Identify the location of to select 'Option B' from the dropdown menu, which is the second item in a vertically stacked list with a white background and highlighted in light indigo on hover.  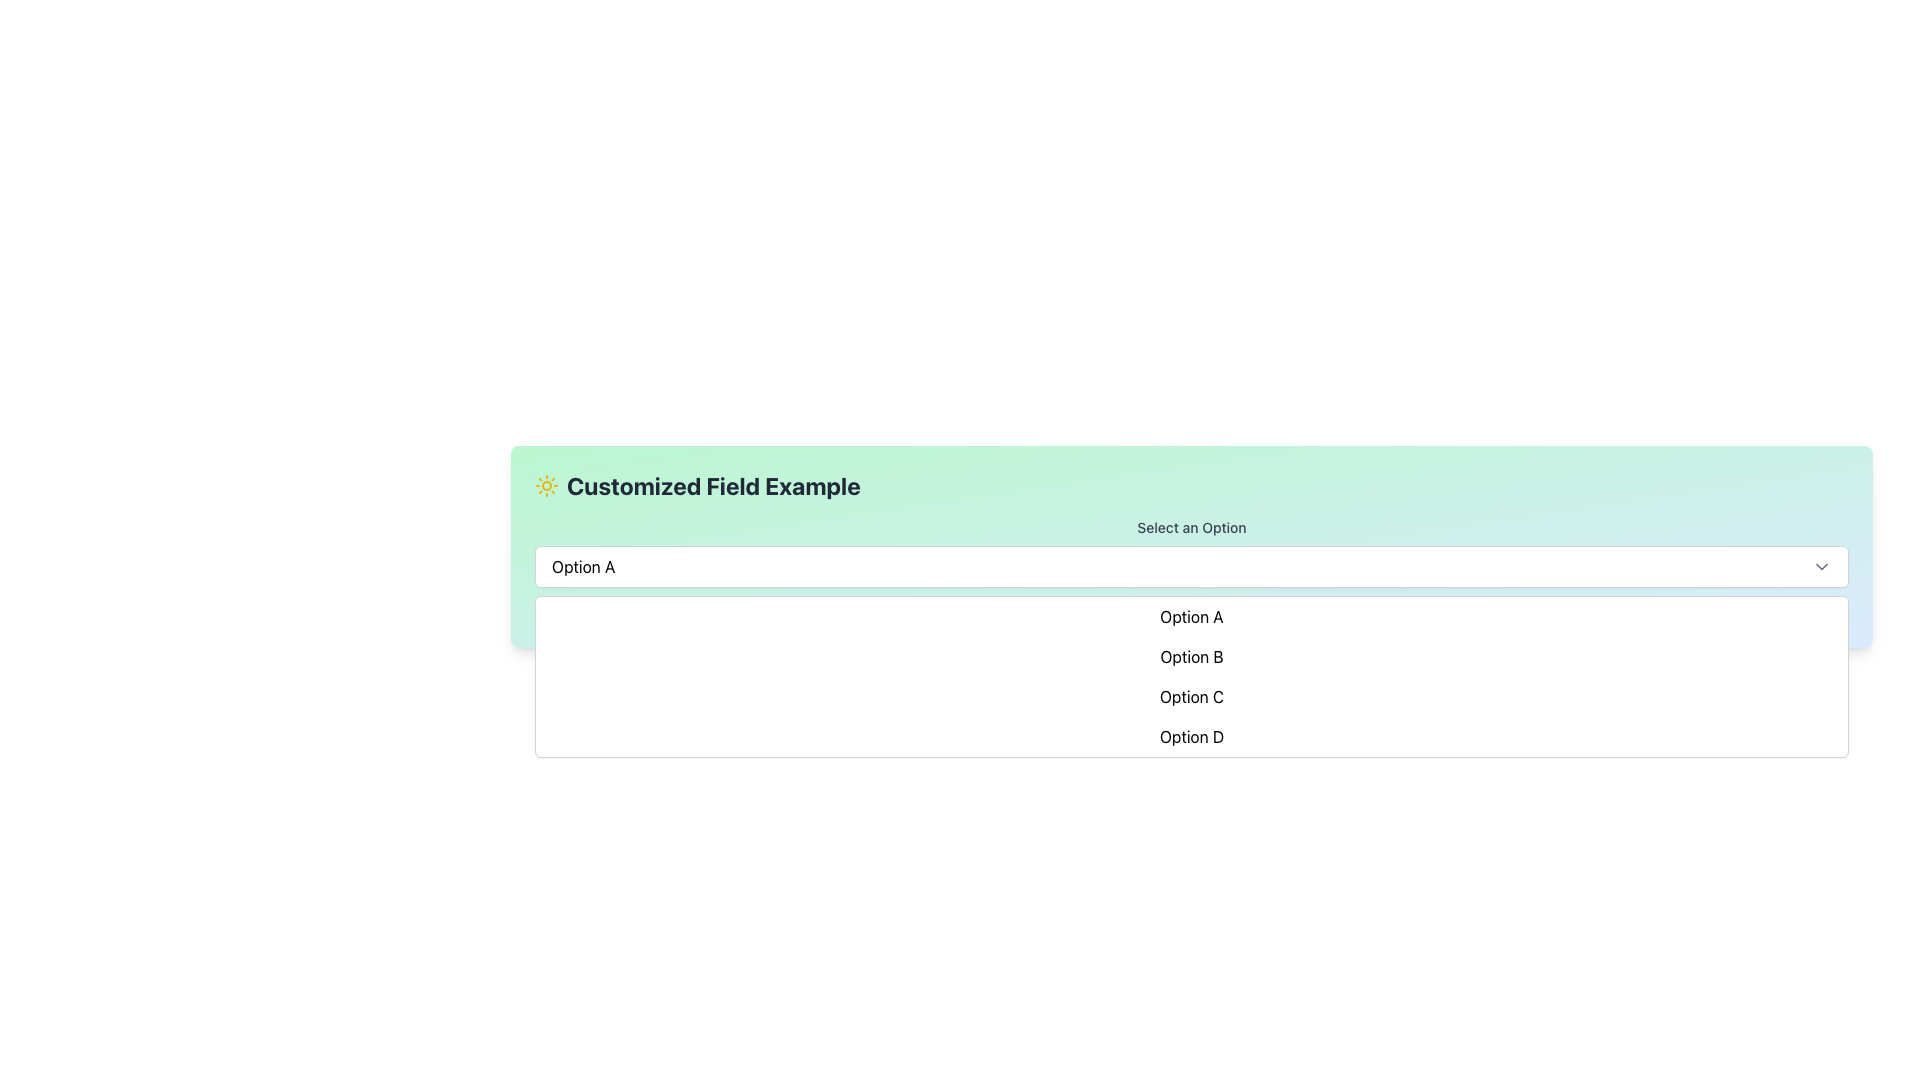
(1191, 656).